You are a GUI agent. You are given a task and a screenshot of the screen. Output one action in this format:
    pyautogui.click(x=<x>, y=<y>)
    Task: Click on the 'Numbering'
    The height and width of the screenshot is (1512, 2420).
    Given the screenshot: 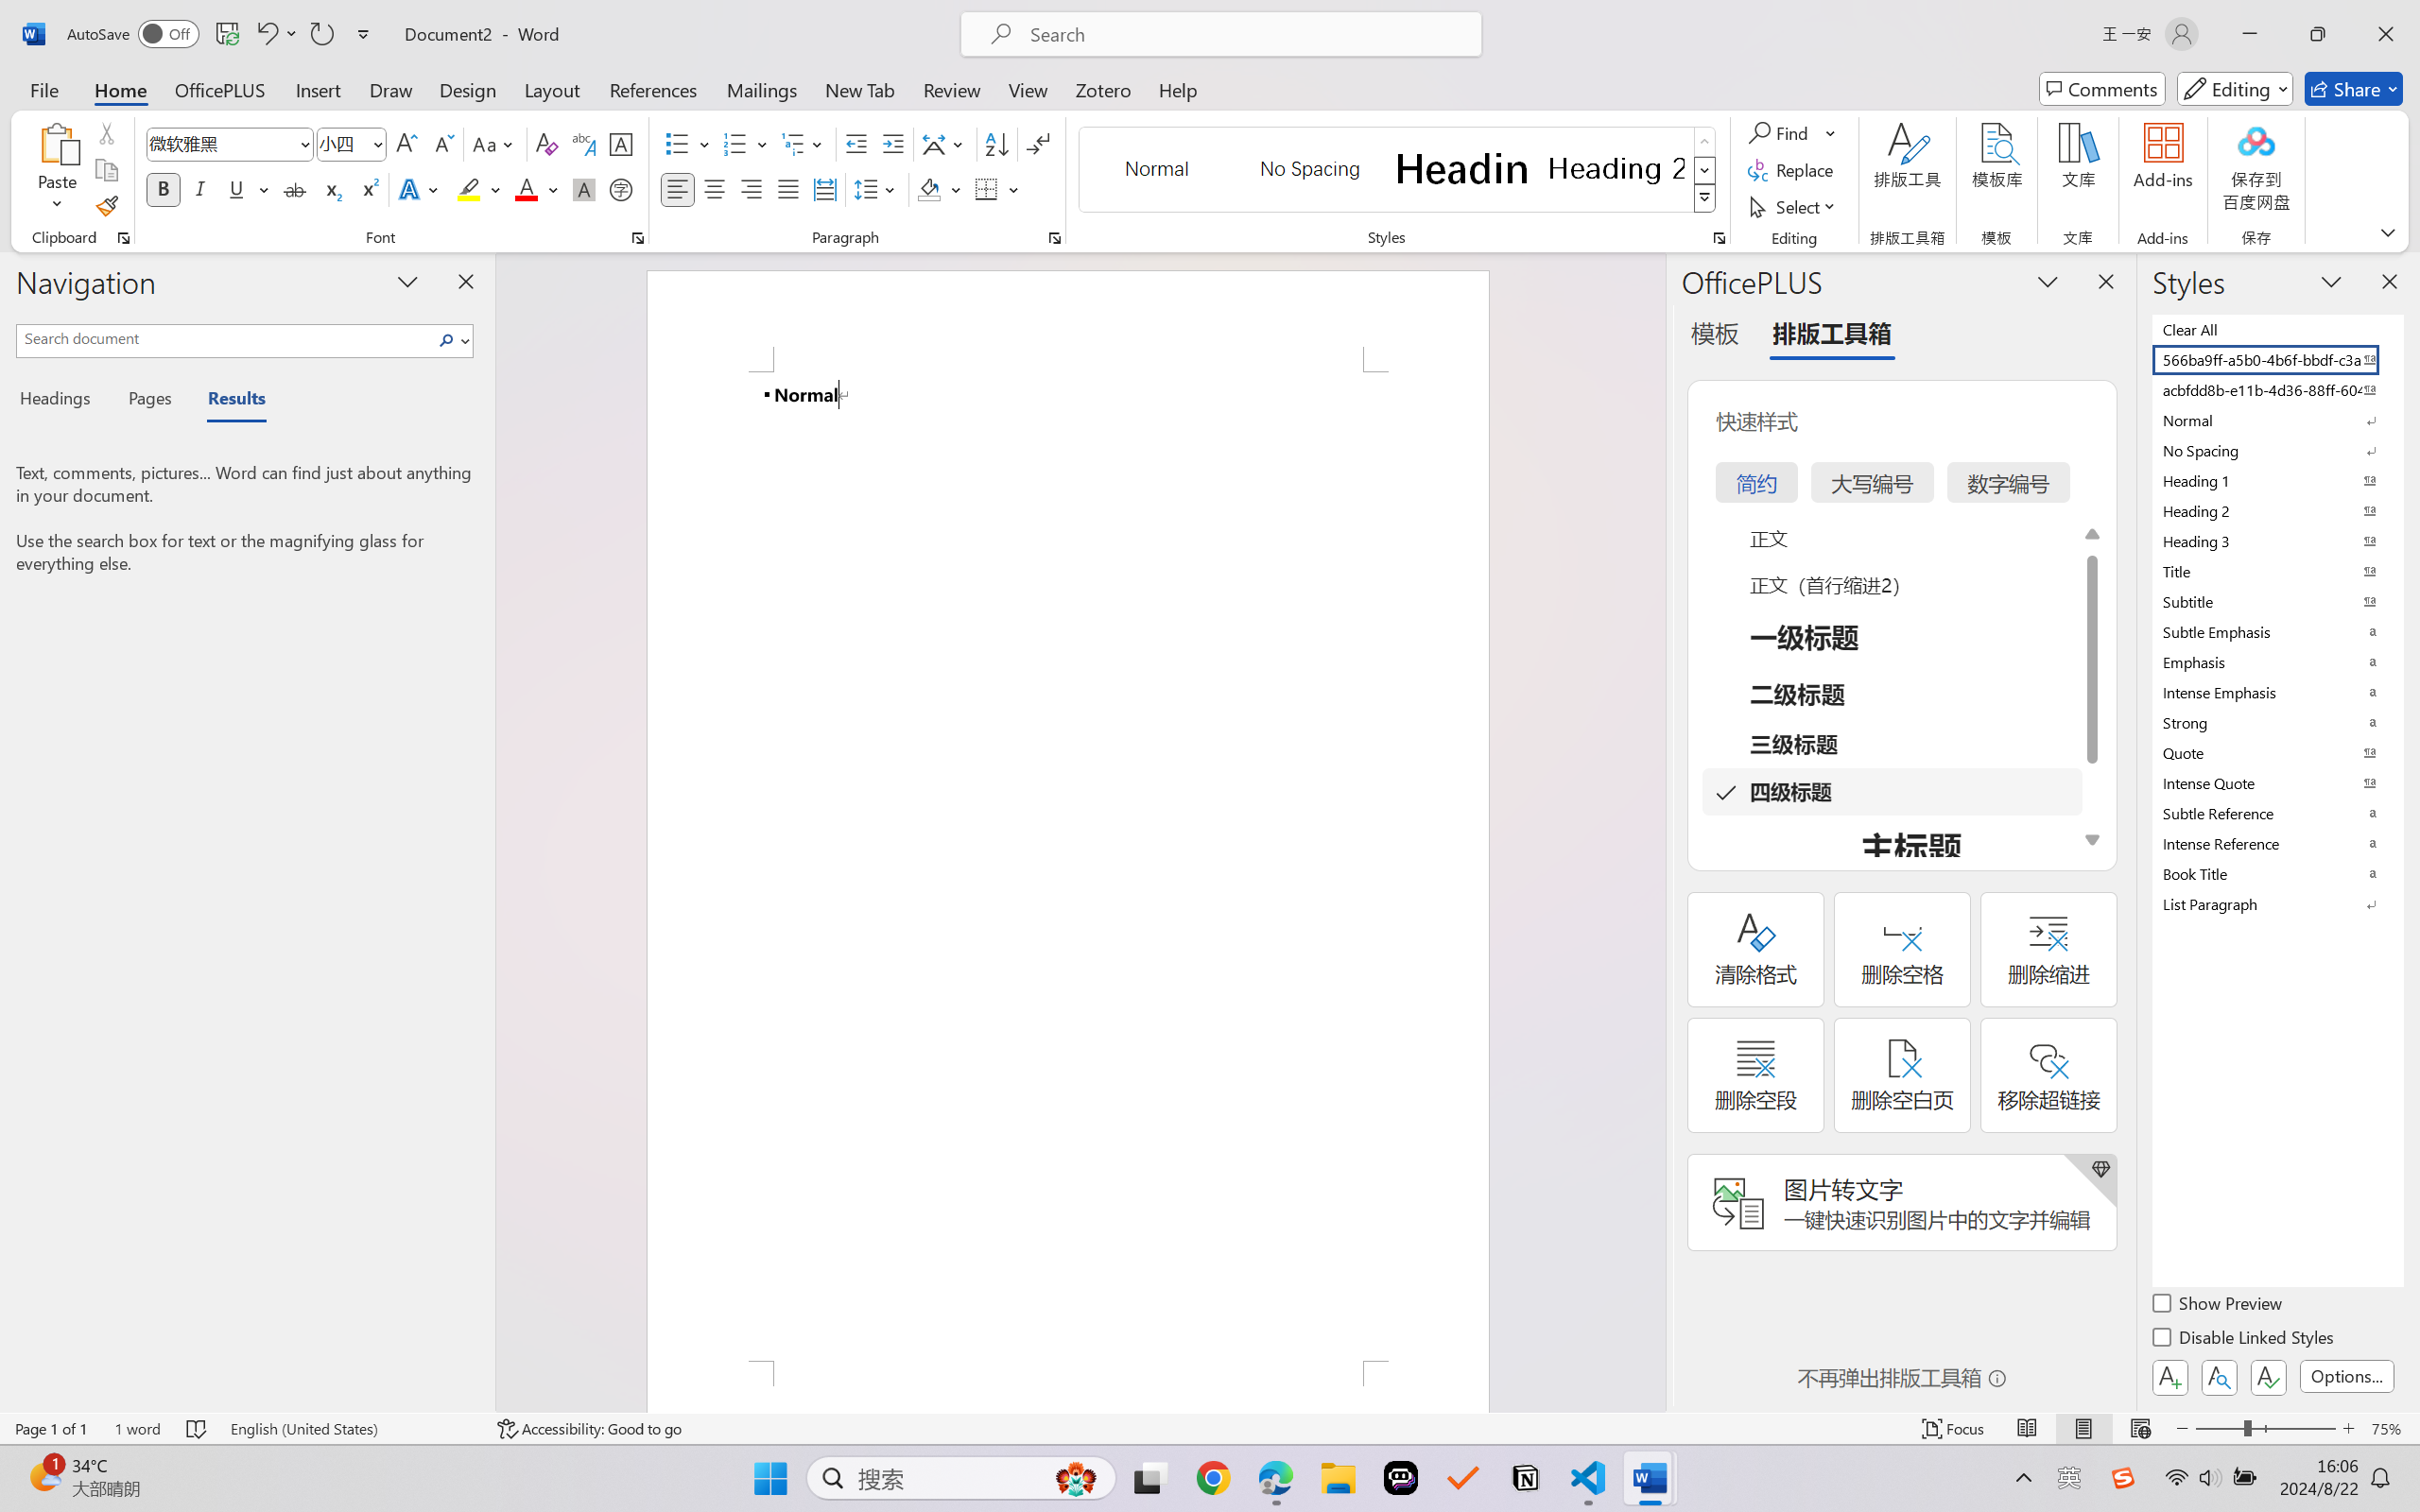 What is the action you would take?
    pyautogui.click(x=745, y=144)
    